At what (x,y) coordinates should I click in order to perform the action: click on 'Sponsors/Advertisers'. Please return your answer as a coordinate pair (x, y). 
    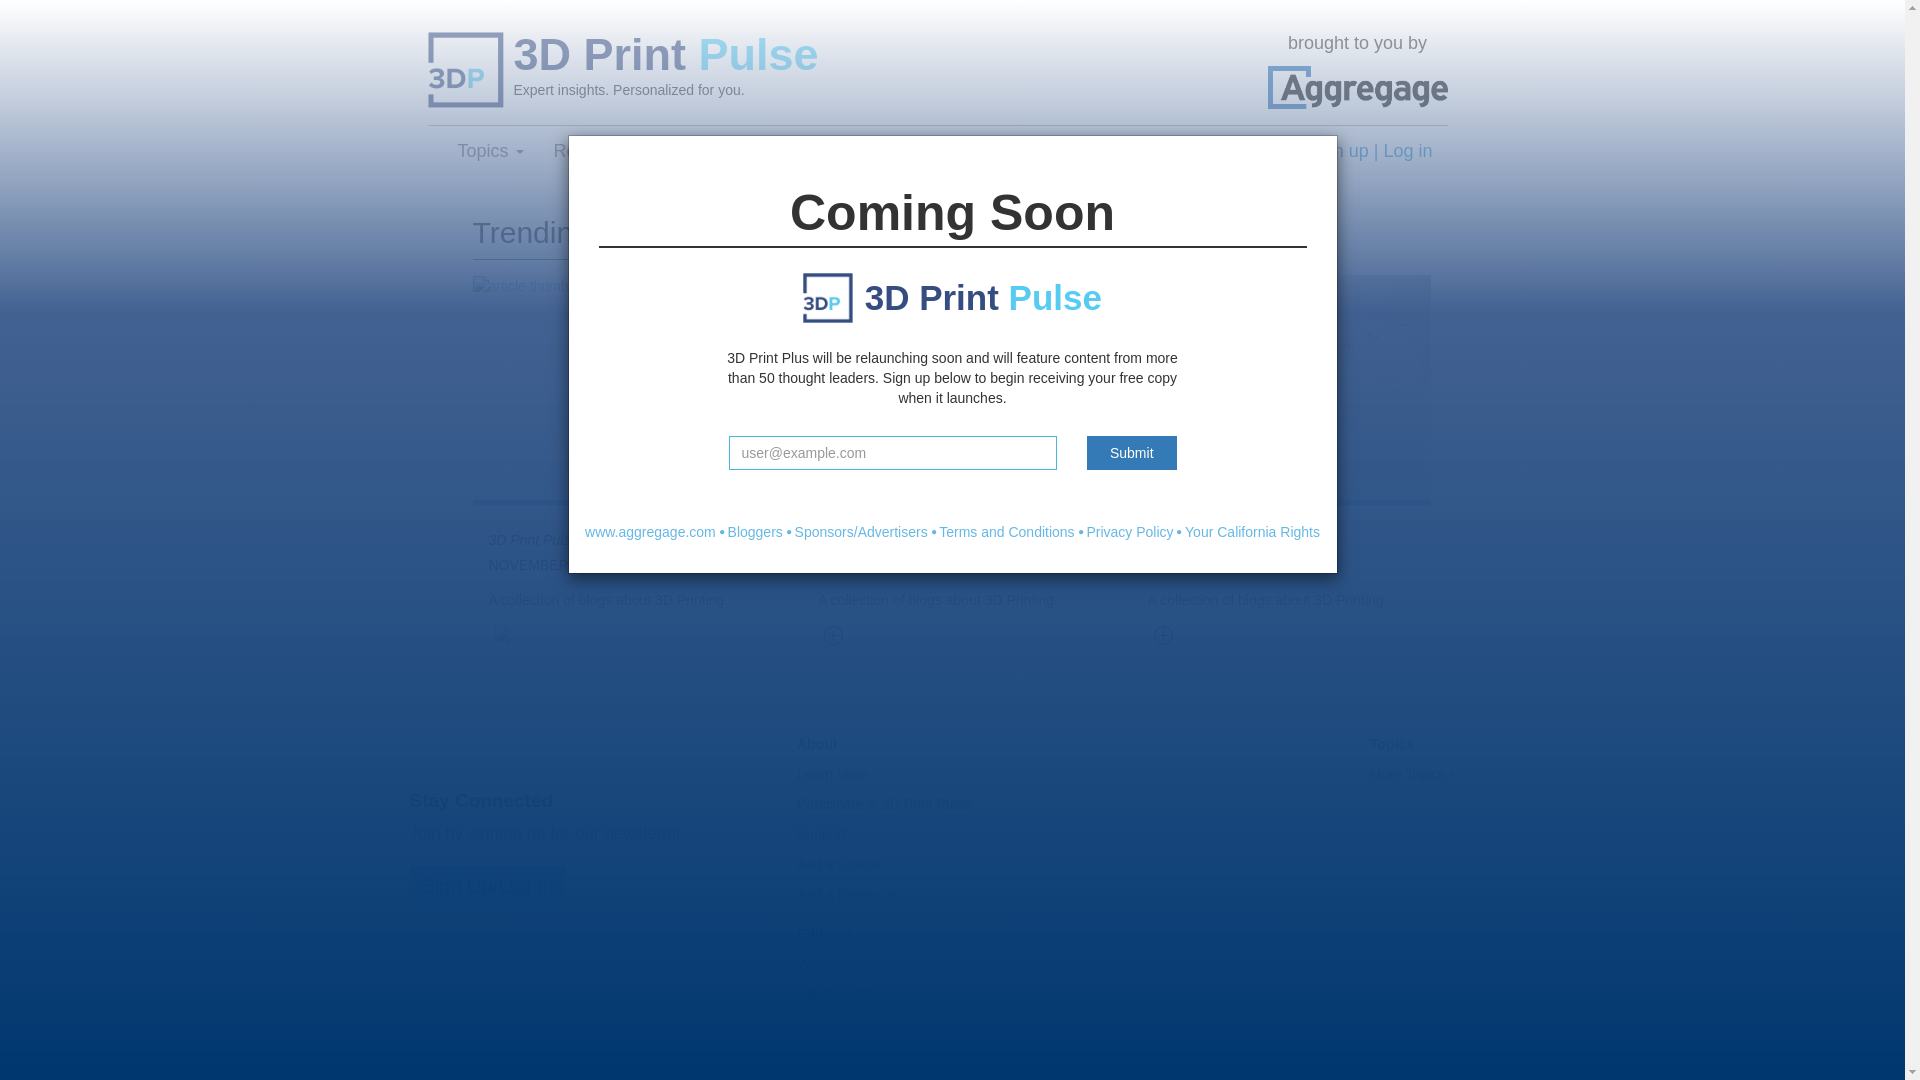
    Looking at the image, I should click on (794, 531).